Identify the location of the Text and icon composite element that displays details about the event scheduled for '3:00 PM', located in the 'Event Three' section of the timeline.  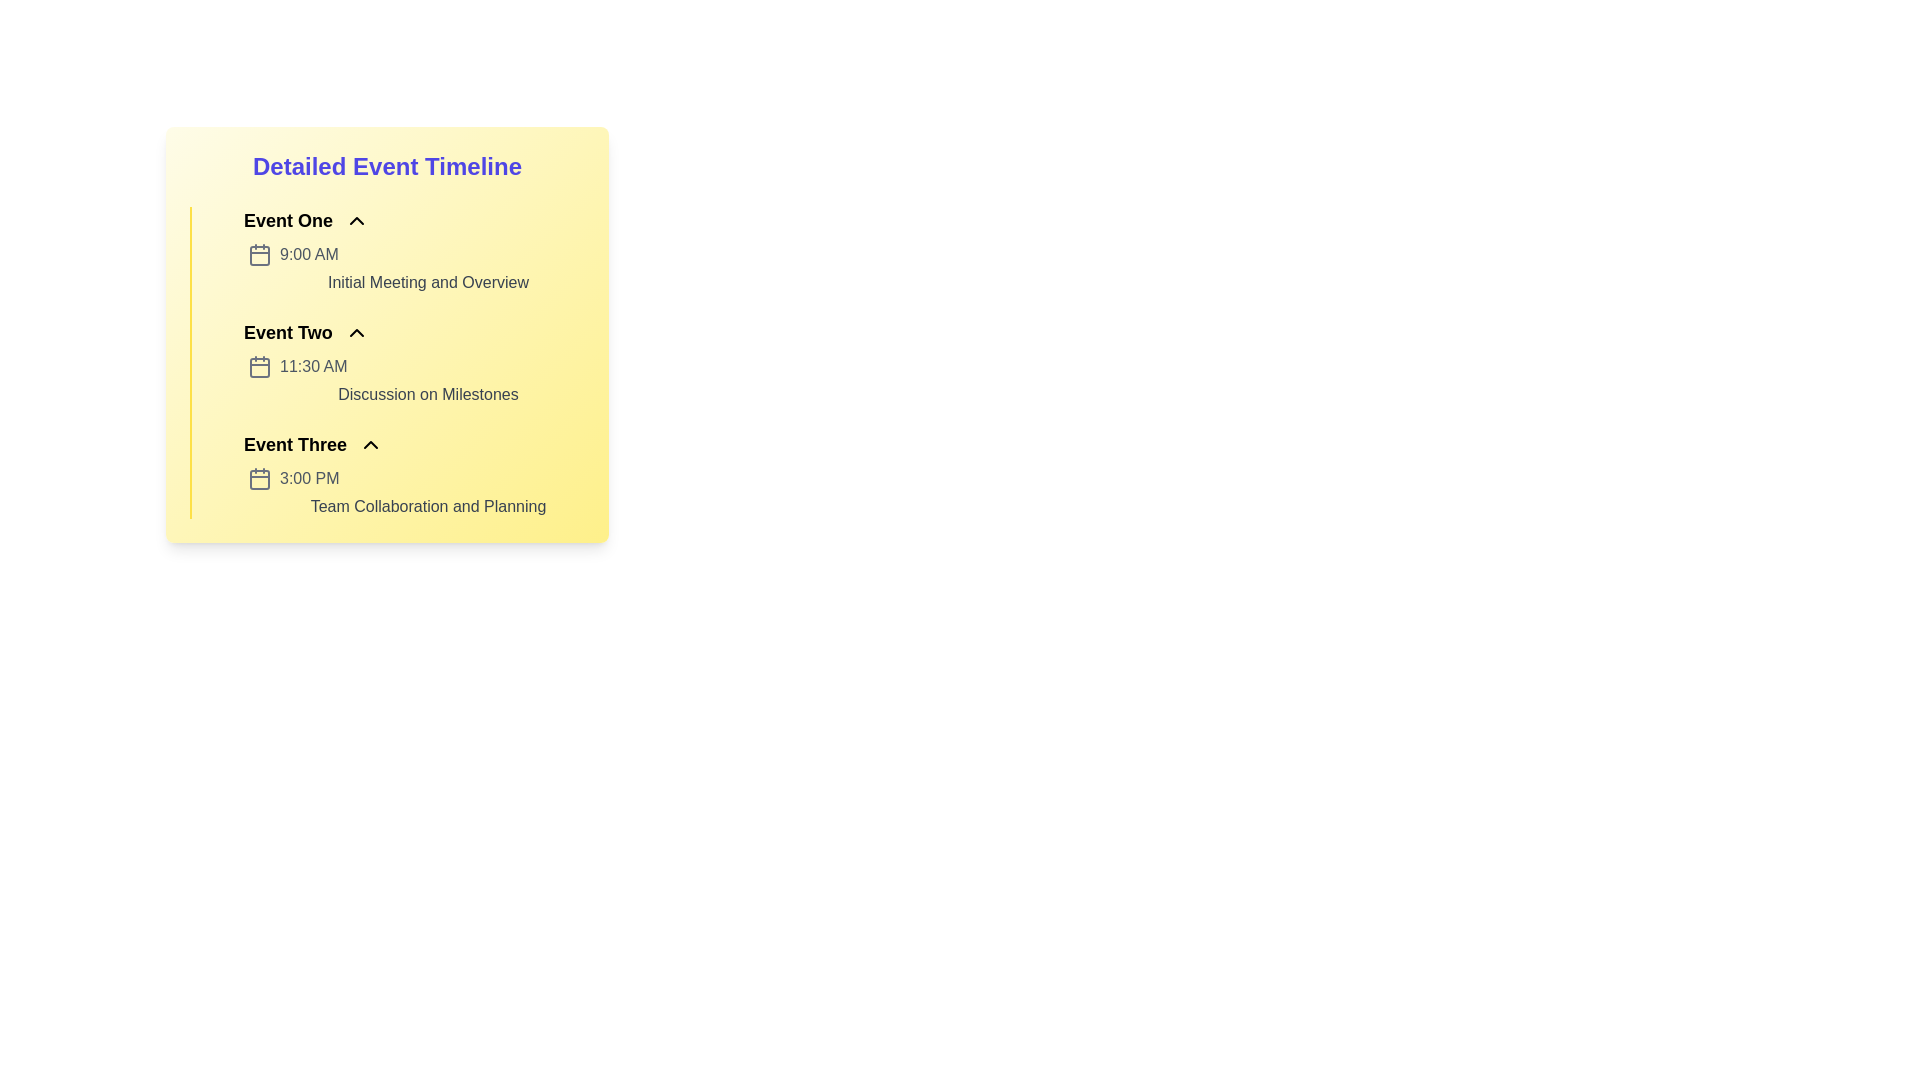
(415, 493).